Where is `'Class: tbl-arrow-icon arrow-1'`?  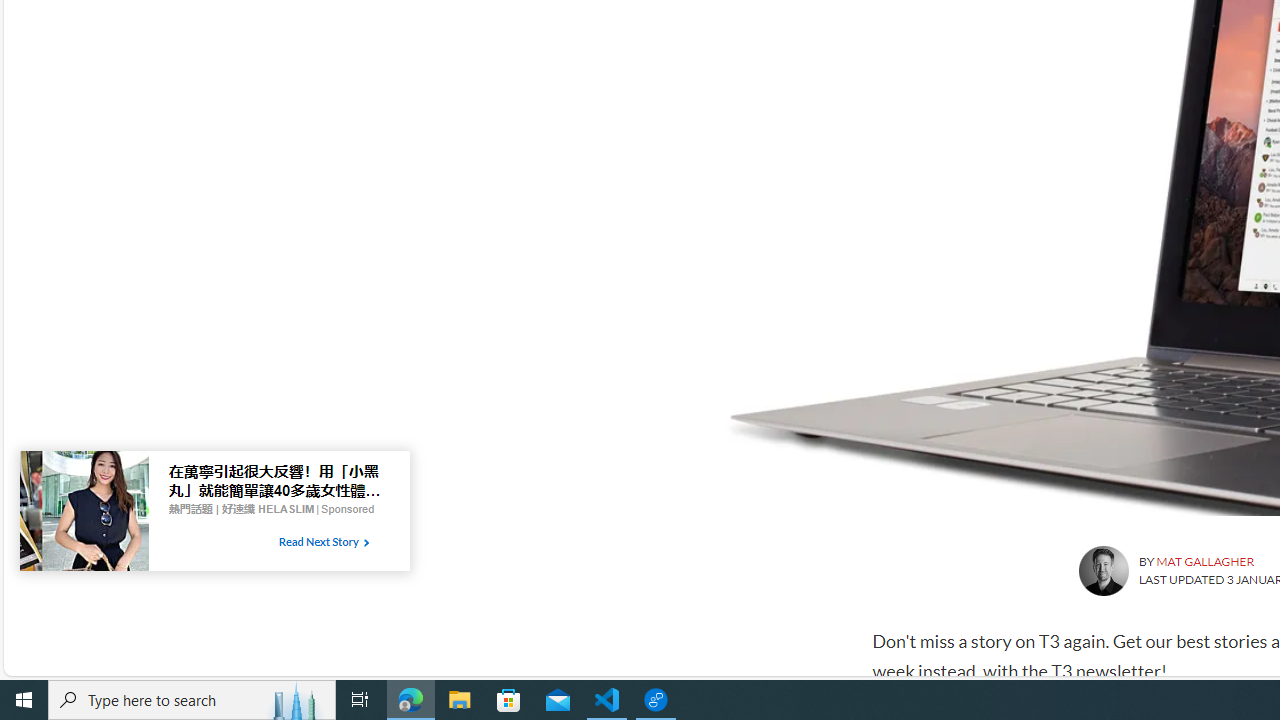
'Class: tbl-arrow-icon arrow-1' is located at coordinates (366, 543).